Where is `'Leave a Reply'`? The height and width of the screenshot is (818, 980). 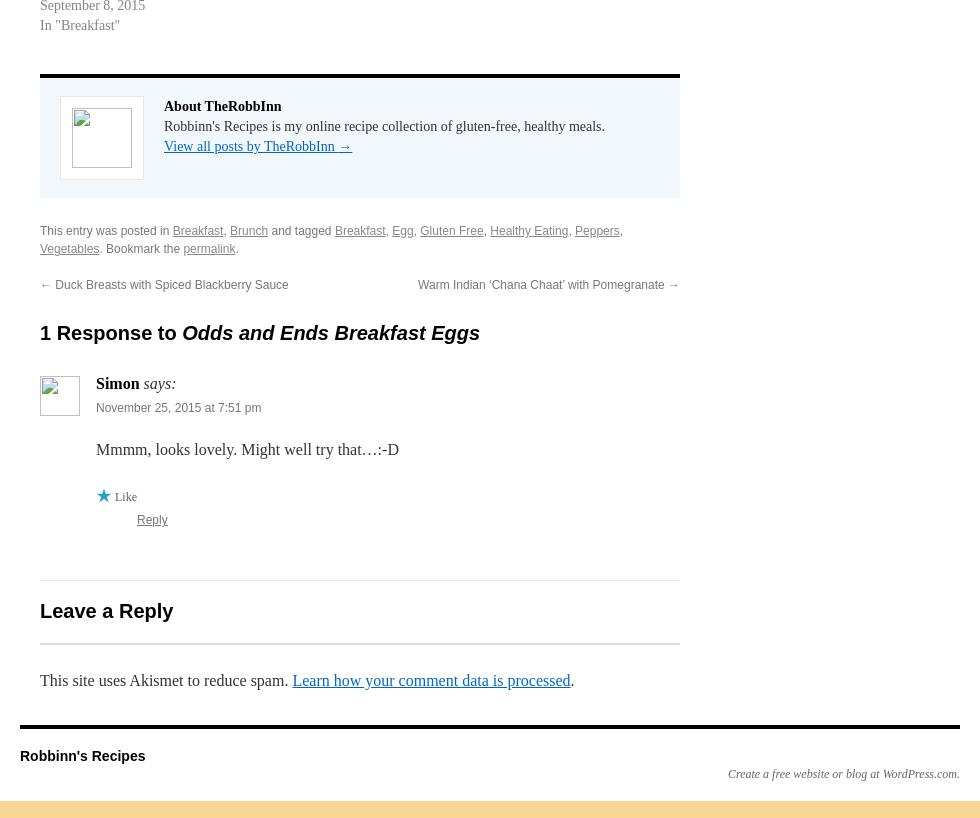
'Leave a Reply' is located at coordinates (106, 609).